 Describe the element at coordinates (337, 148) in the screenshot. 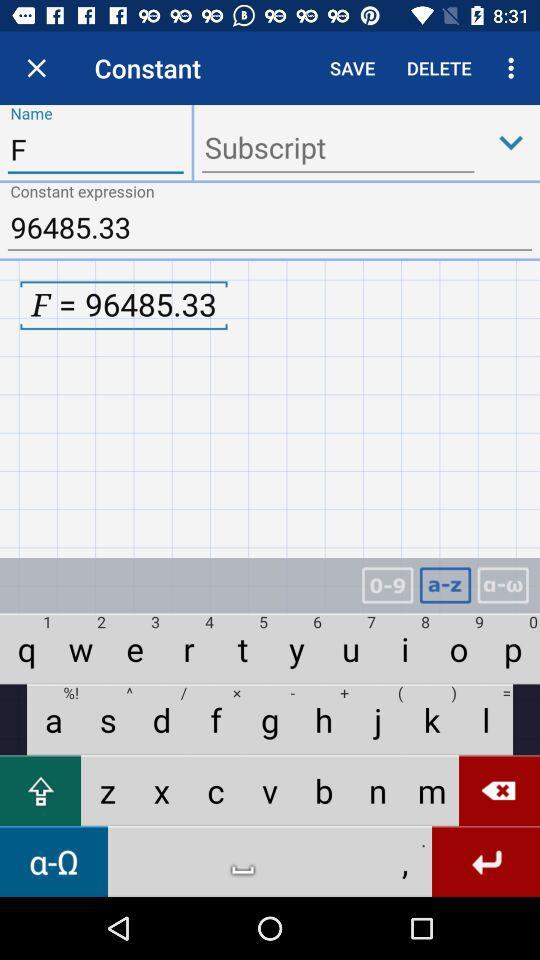

I see `ender the subscript box` at that location.